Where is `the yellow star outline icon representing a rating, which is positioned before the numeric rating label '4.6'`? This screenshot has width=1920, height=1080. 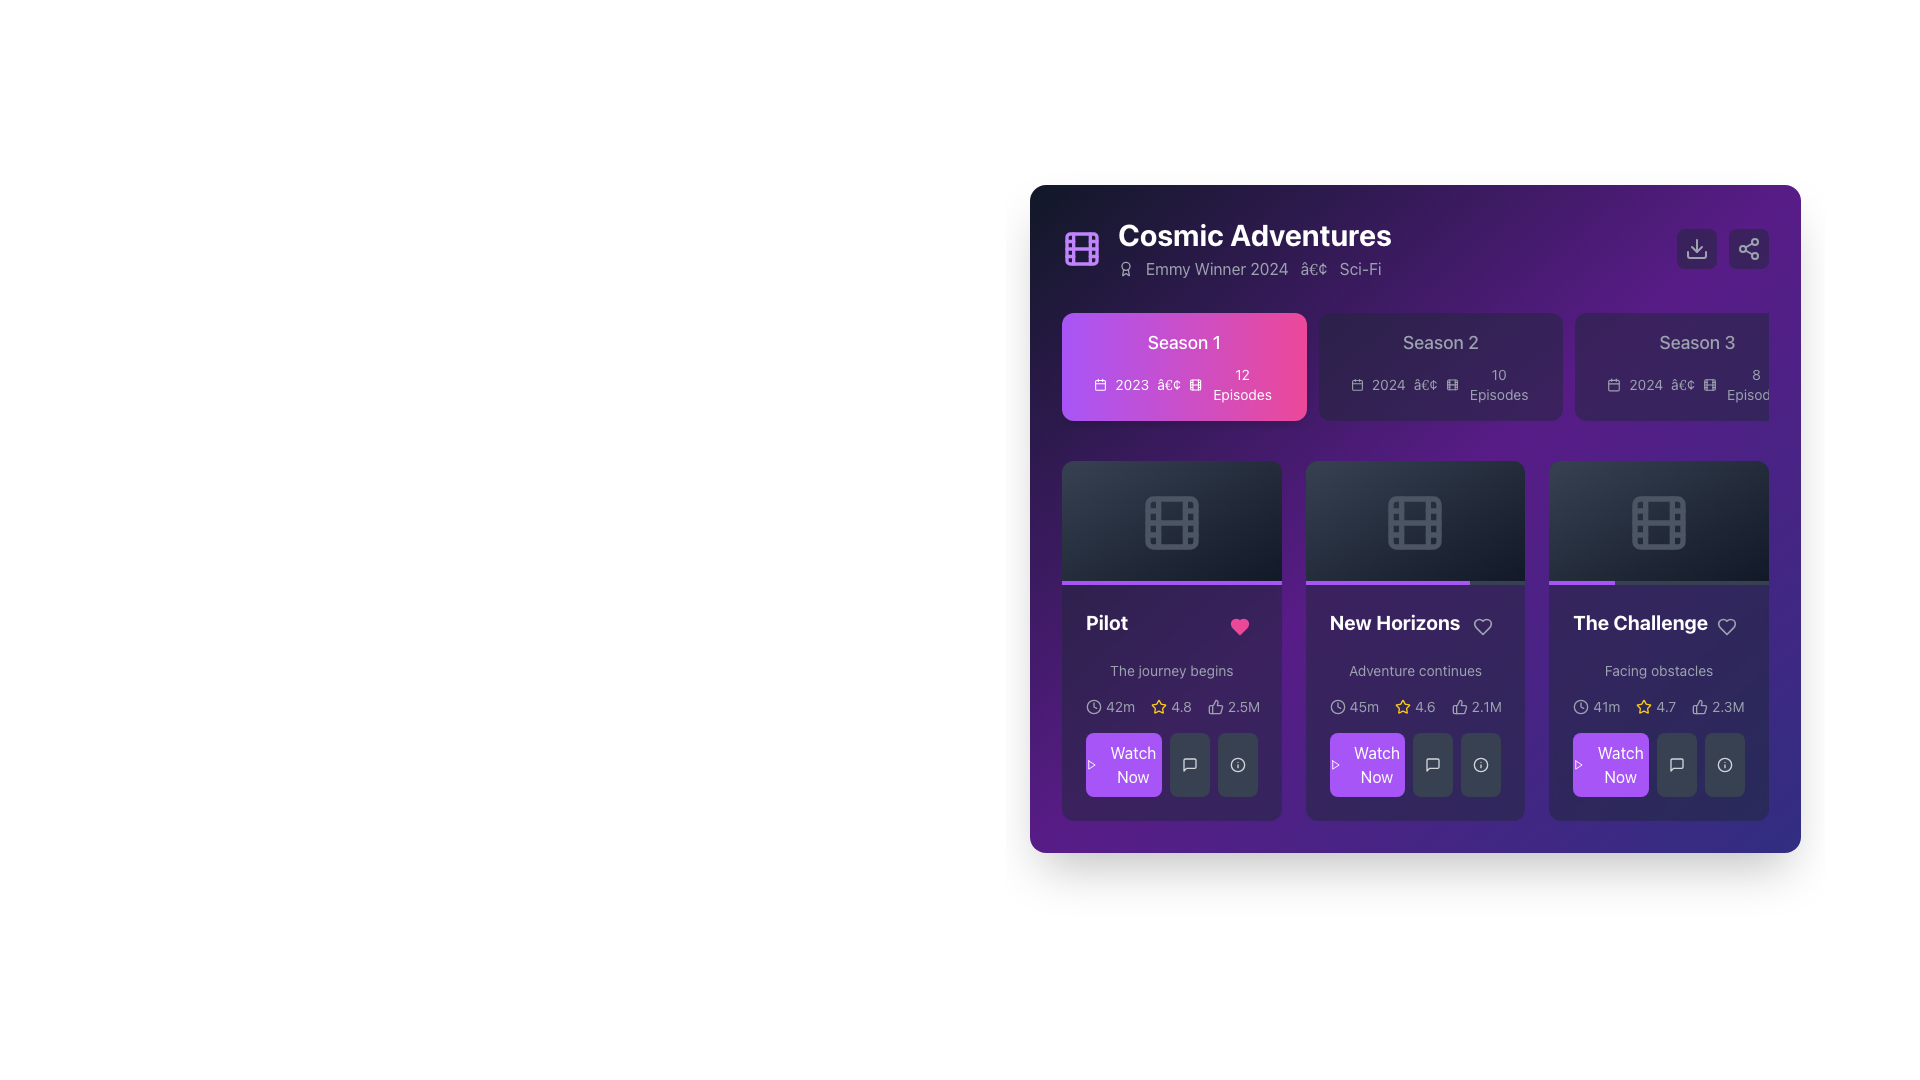 the yellow star outline icon representing a rating, which is positioned before the numeric rating label '4.6' is located at coordinates (1402, 705).